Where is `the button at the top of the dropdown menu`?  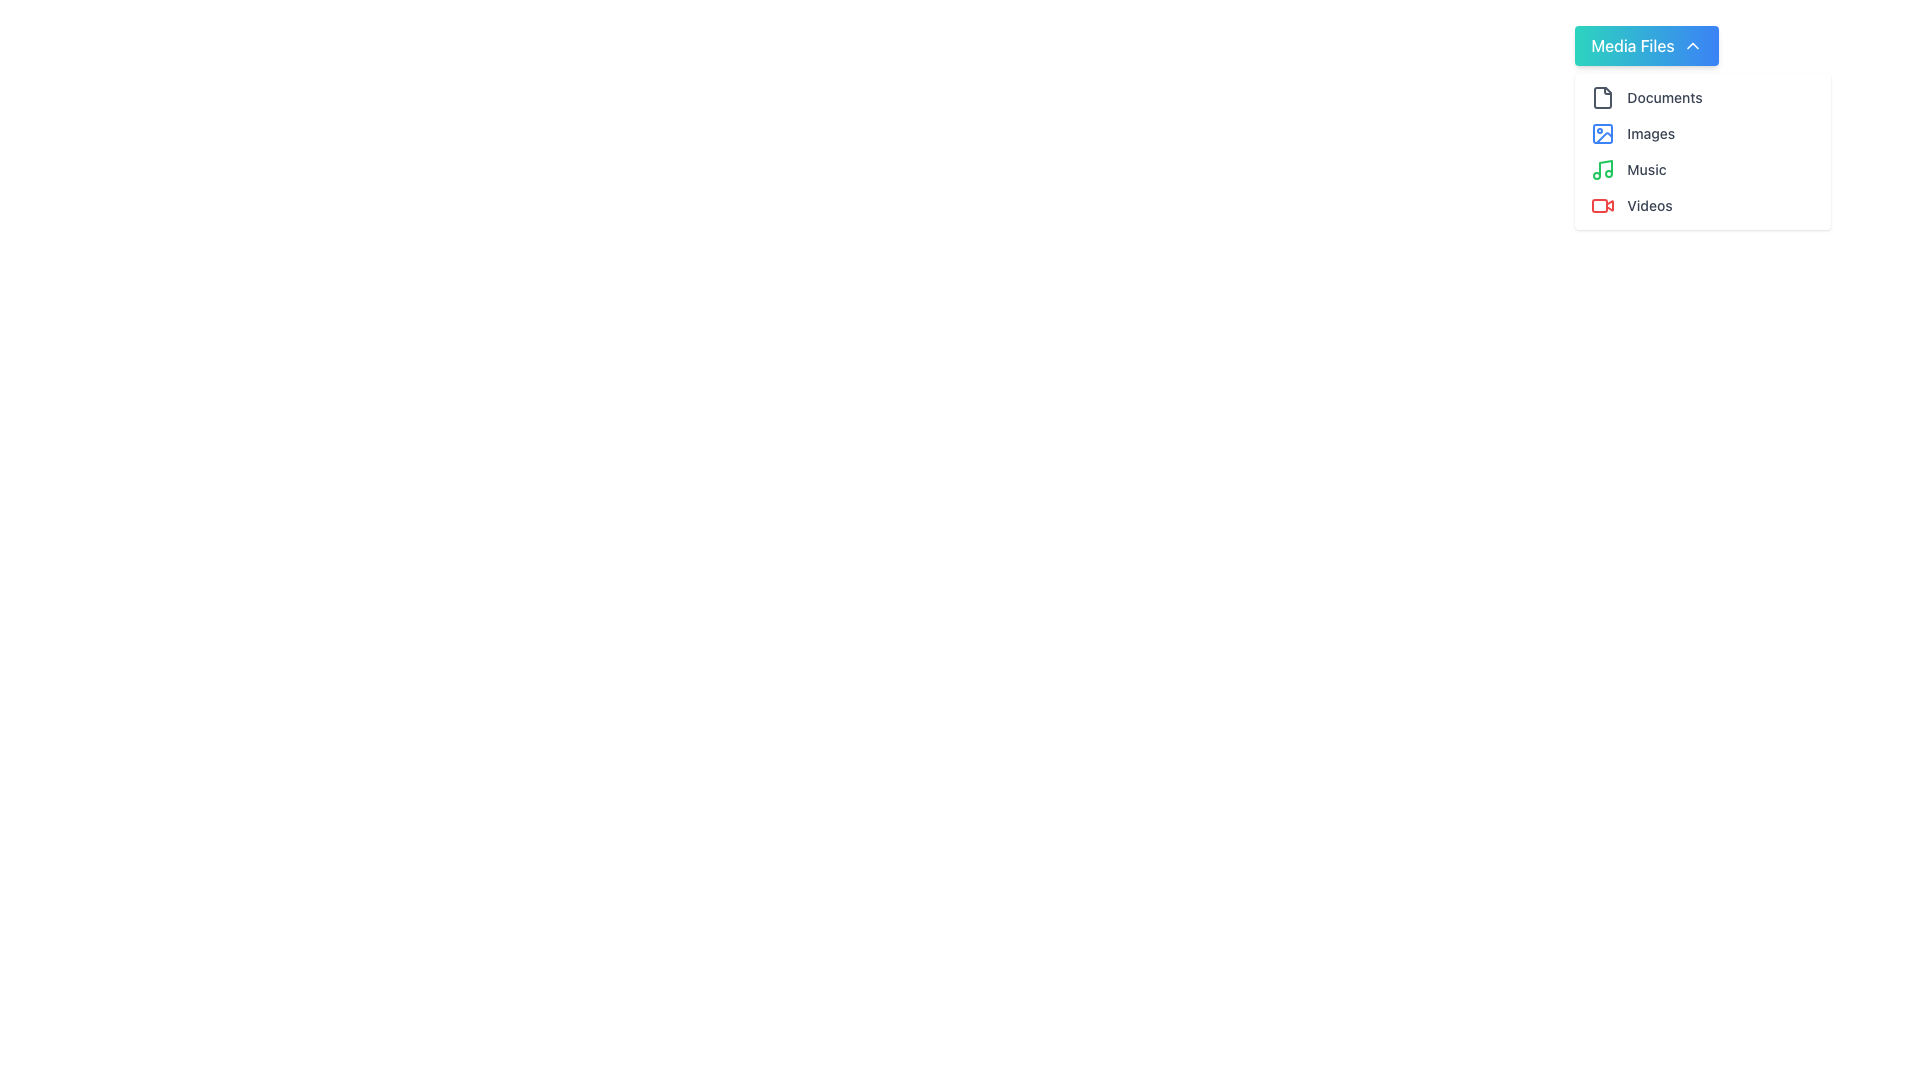 the button at the top of the dropdown menu is located at coordinates (1646, 45).